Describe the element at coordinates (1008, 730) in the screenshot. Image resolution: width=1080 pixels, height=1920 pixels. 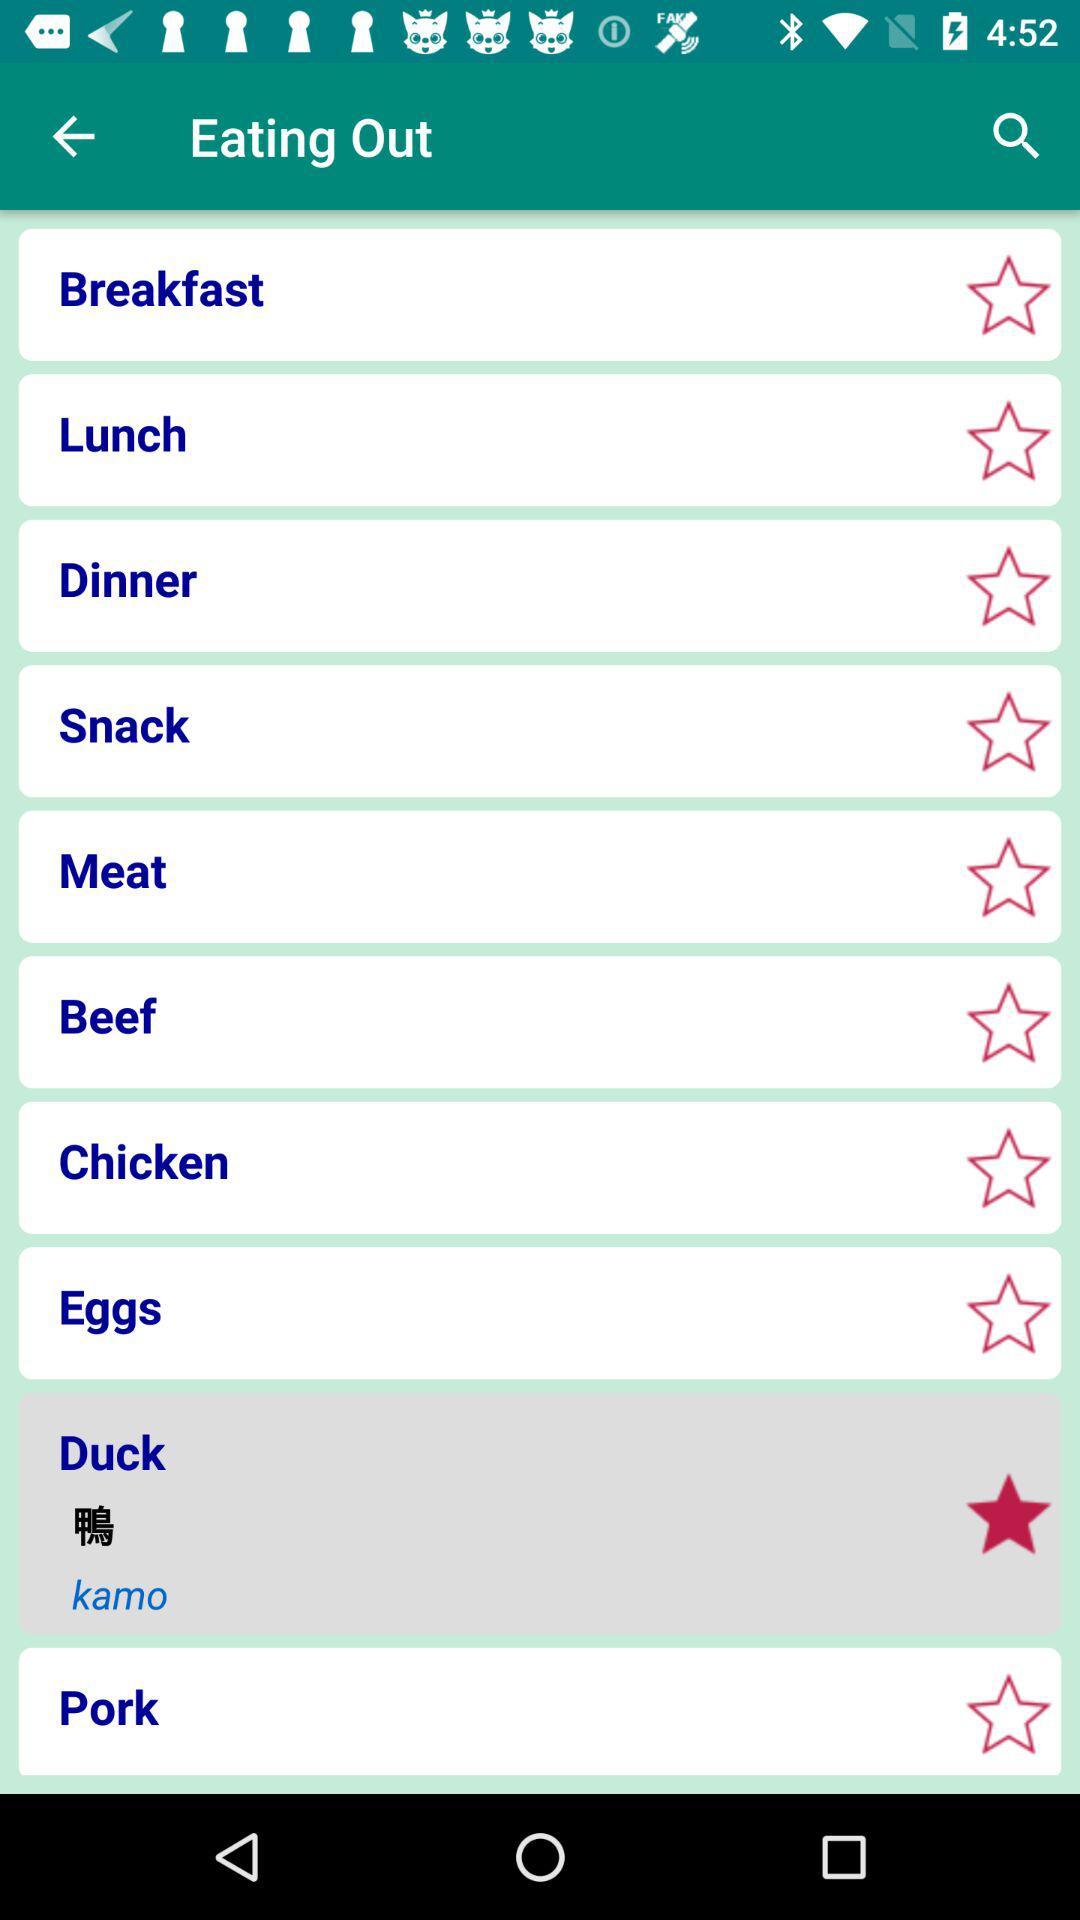
I see `mark selection` at that location.